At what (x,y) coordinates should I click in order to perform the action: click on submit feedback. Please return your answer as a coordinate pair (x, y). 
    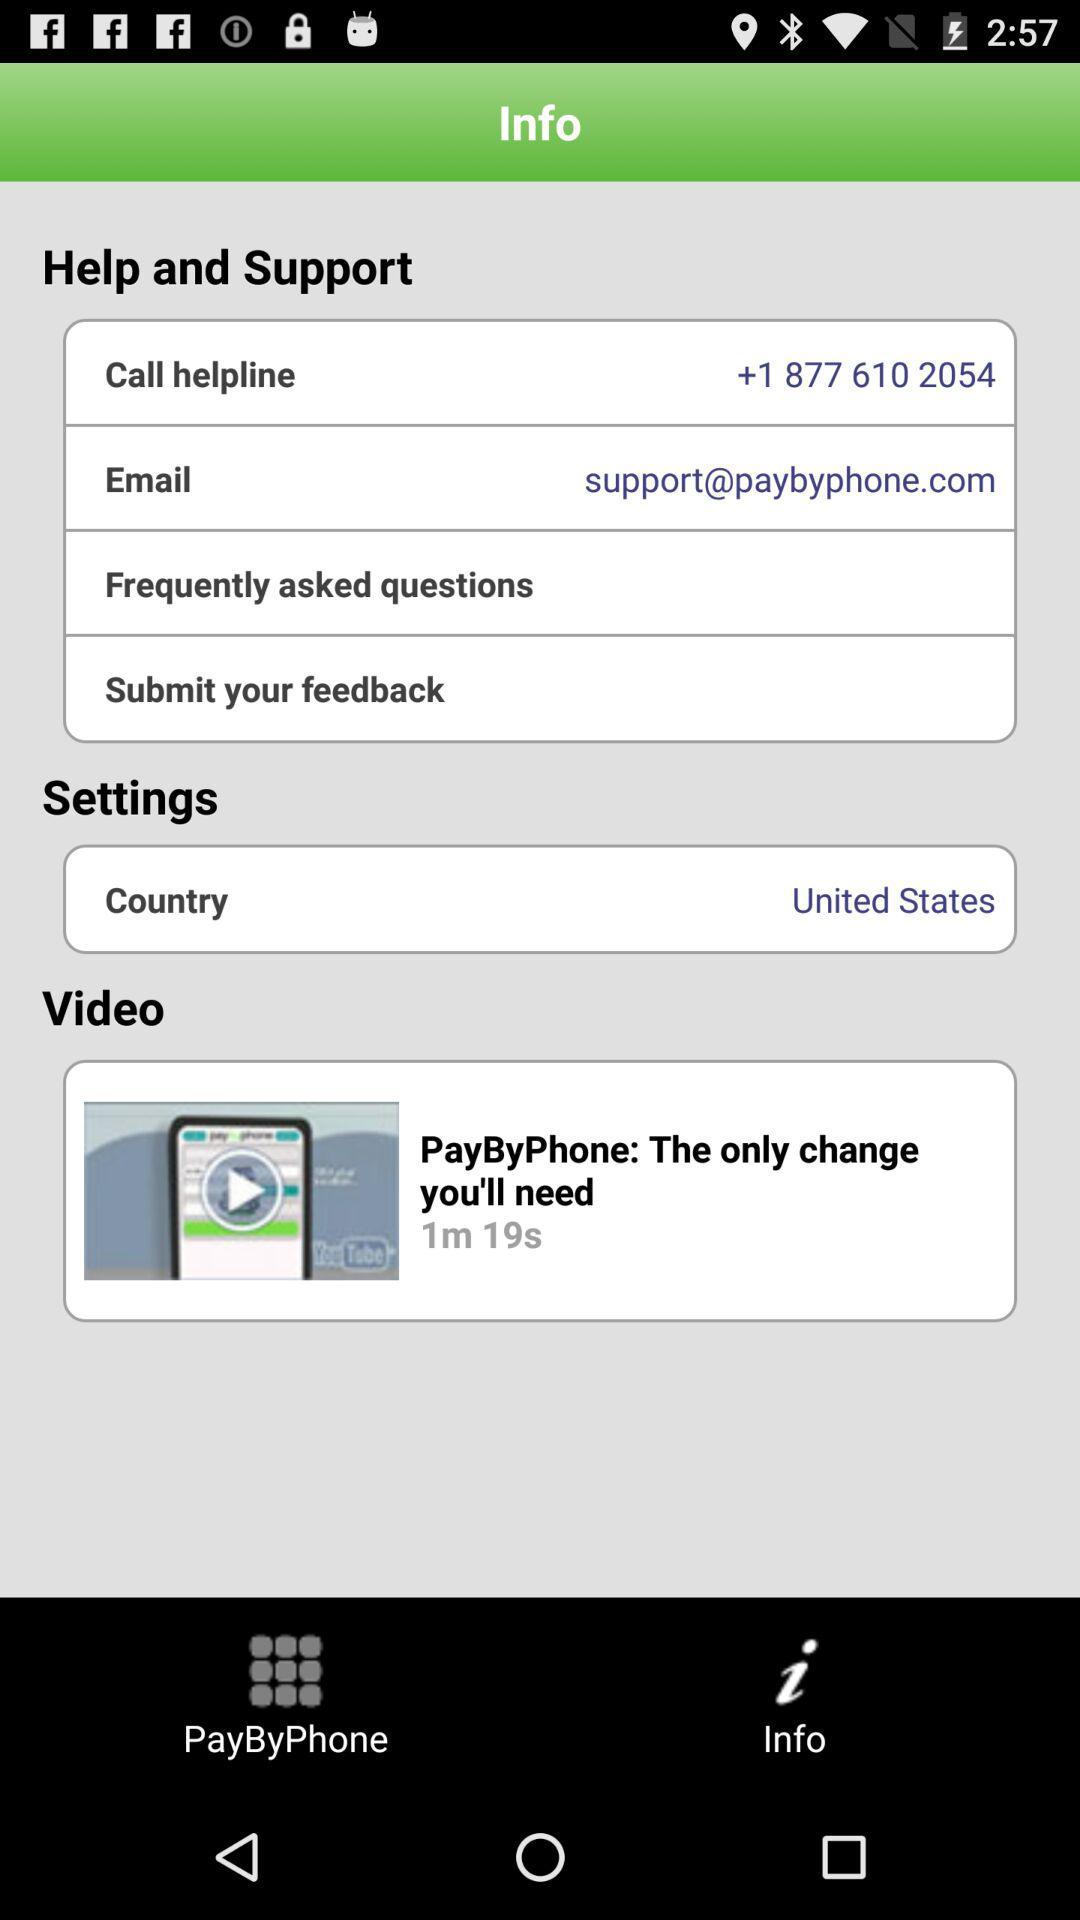
    Looking at the image, I should click on (540, 688).